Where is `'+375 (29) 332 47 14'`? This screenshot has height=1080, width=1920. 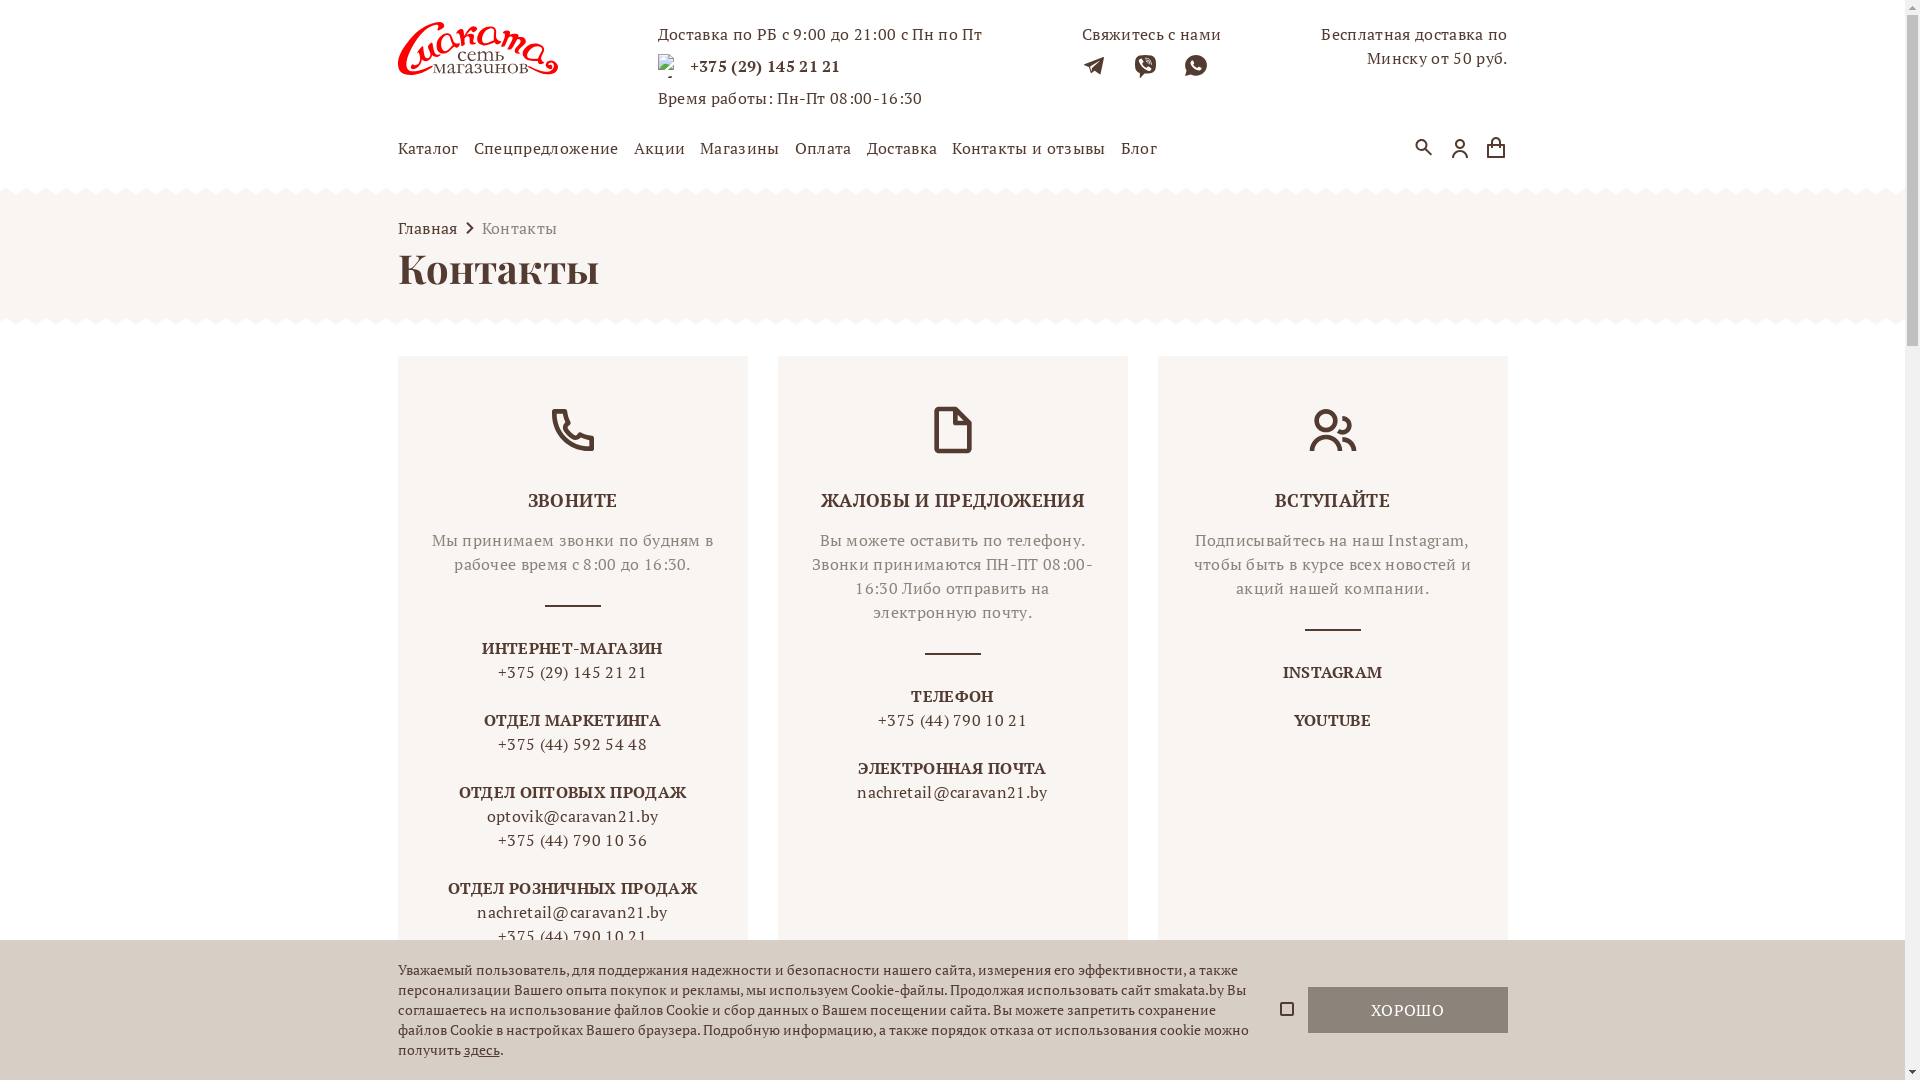
'+375 (29) 332 47 14' is located at coordinates (571, 959).